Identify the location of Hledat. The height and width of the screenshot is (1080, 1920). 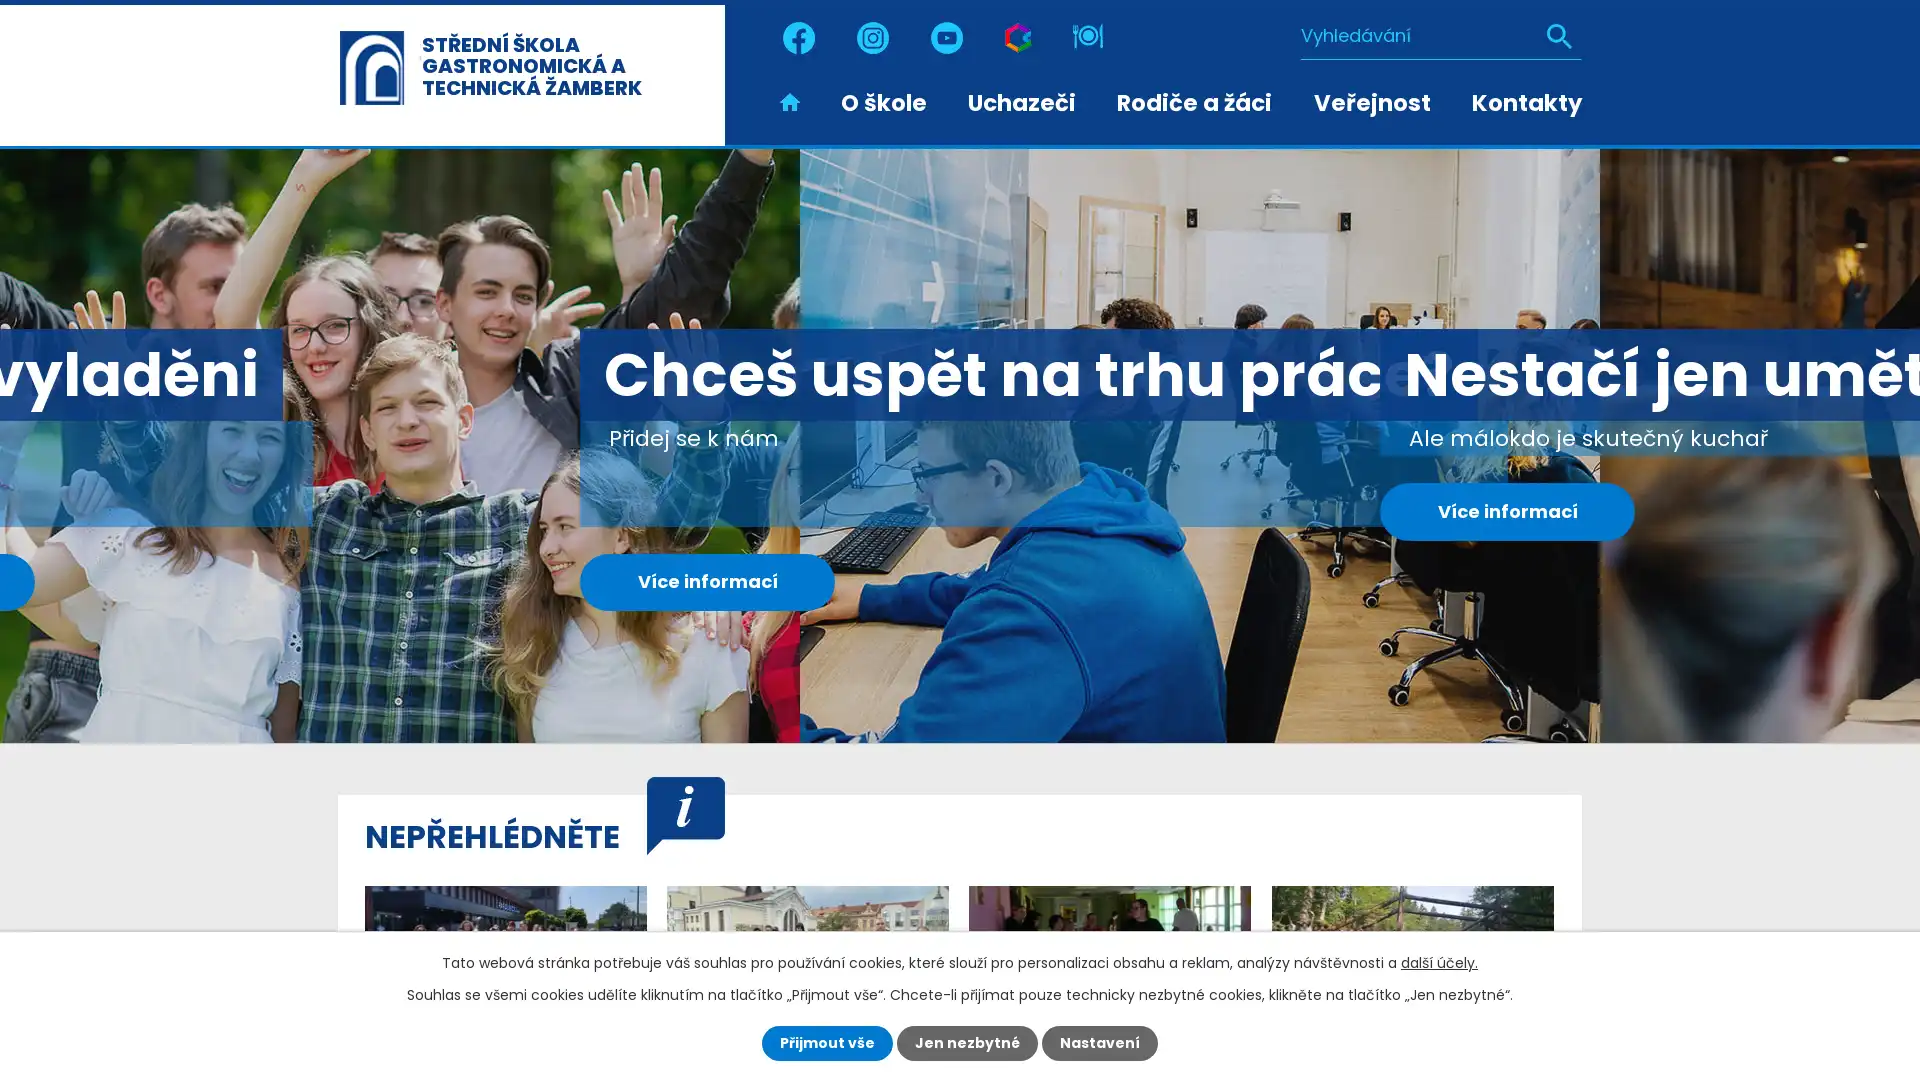
(1558, 36).